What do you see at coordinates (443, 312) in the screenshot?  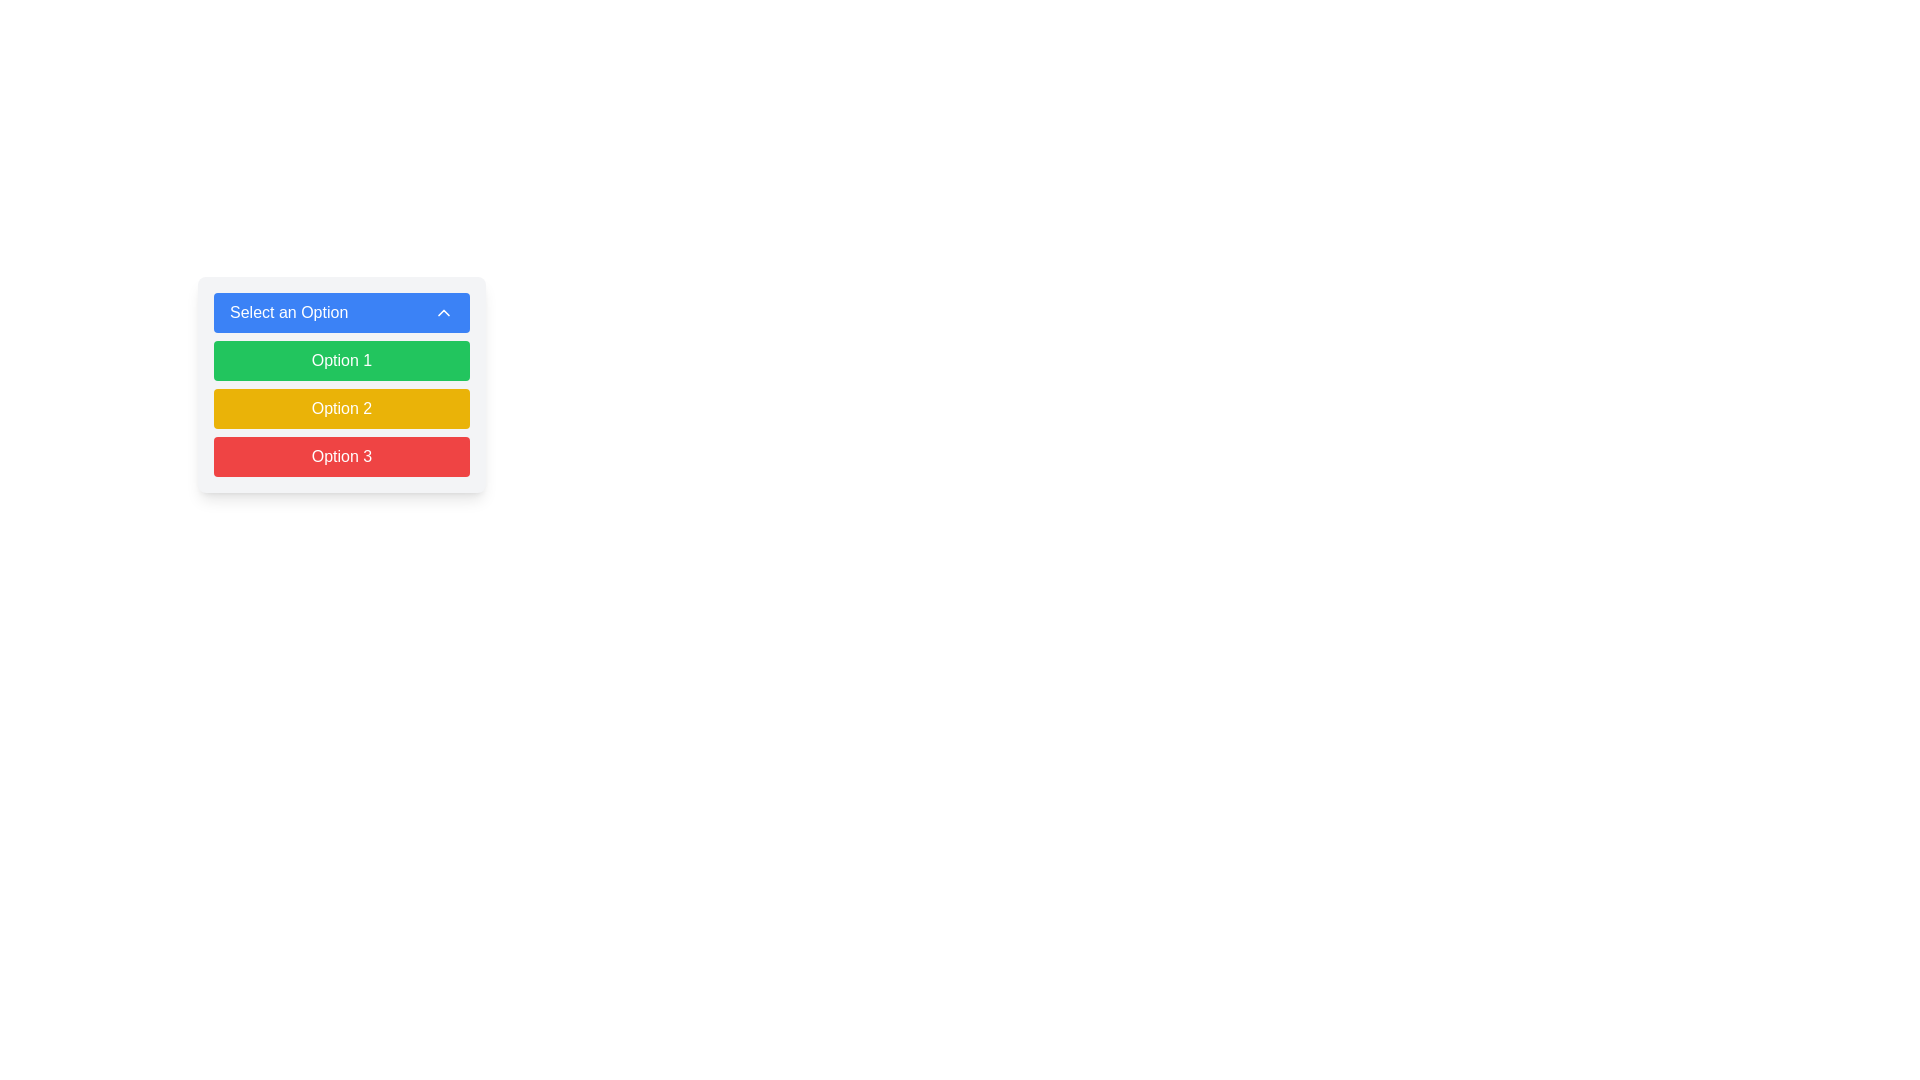 I see `the upward-pointing chevron icon with a blue background located on the right side of the 'Select an Option' button` at bounding box center [443, 312].